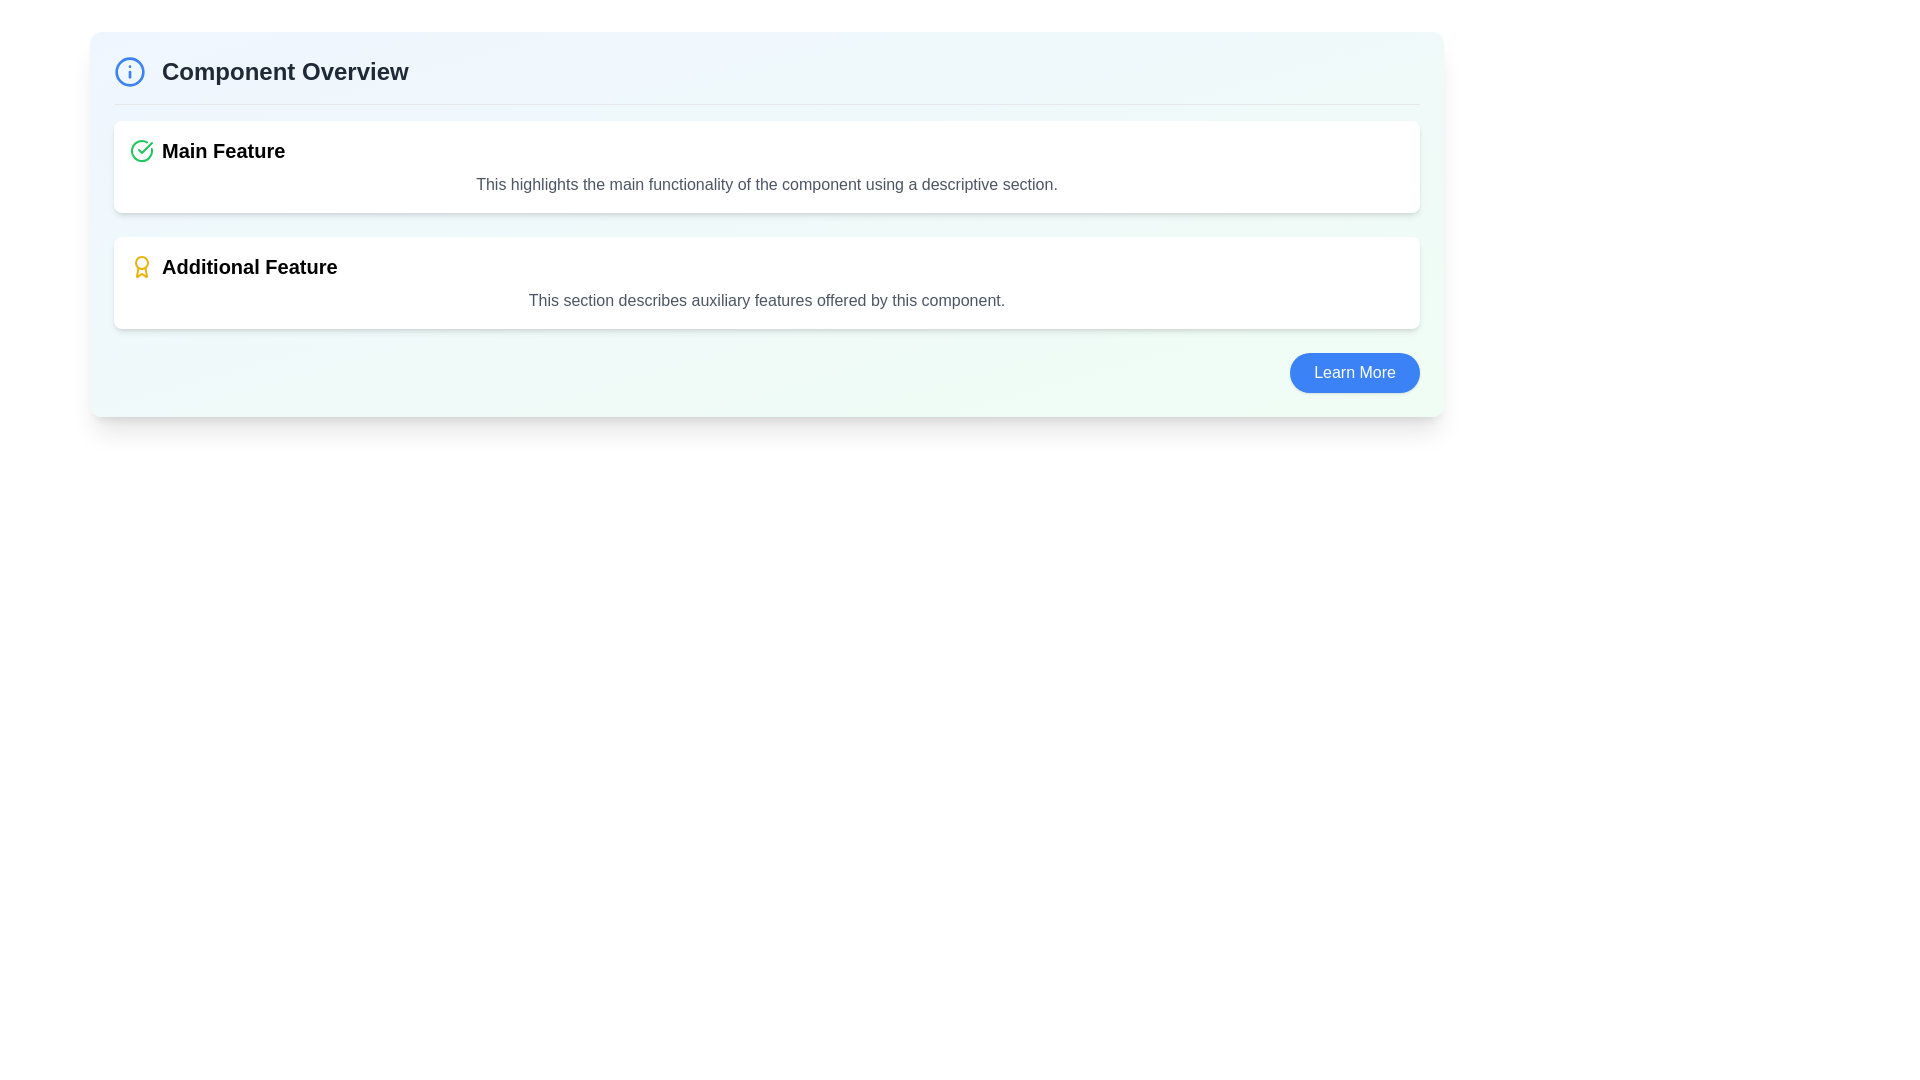  Describe the element at coordinates (141, 149) in the screenshot. I see `the circular success icon with a checkmark, which is located to the left of the 'Main Feature' heading` at that location.